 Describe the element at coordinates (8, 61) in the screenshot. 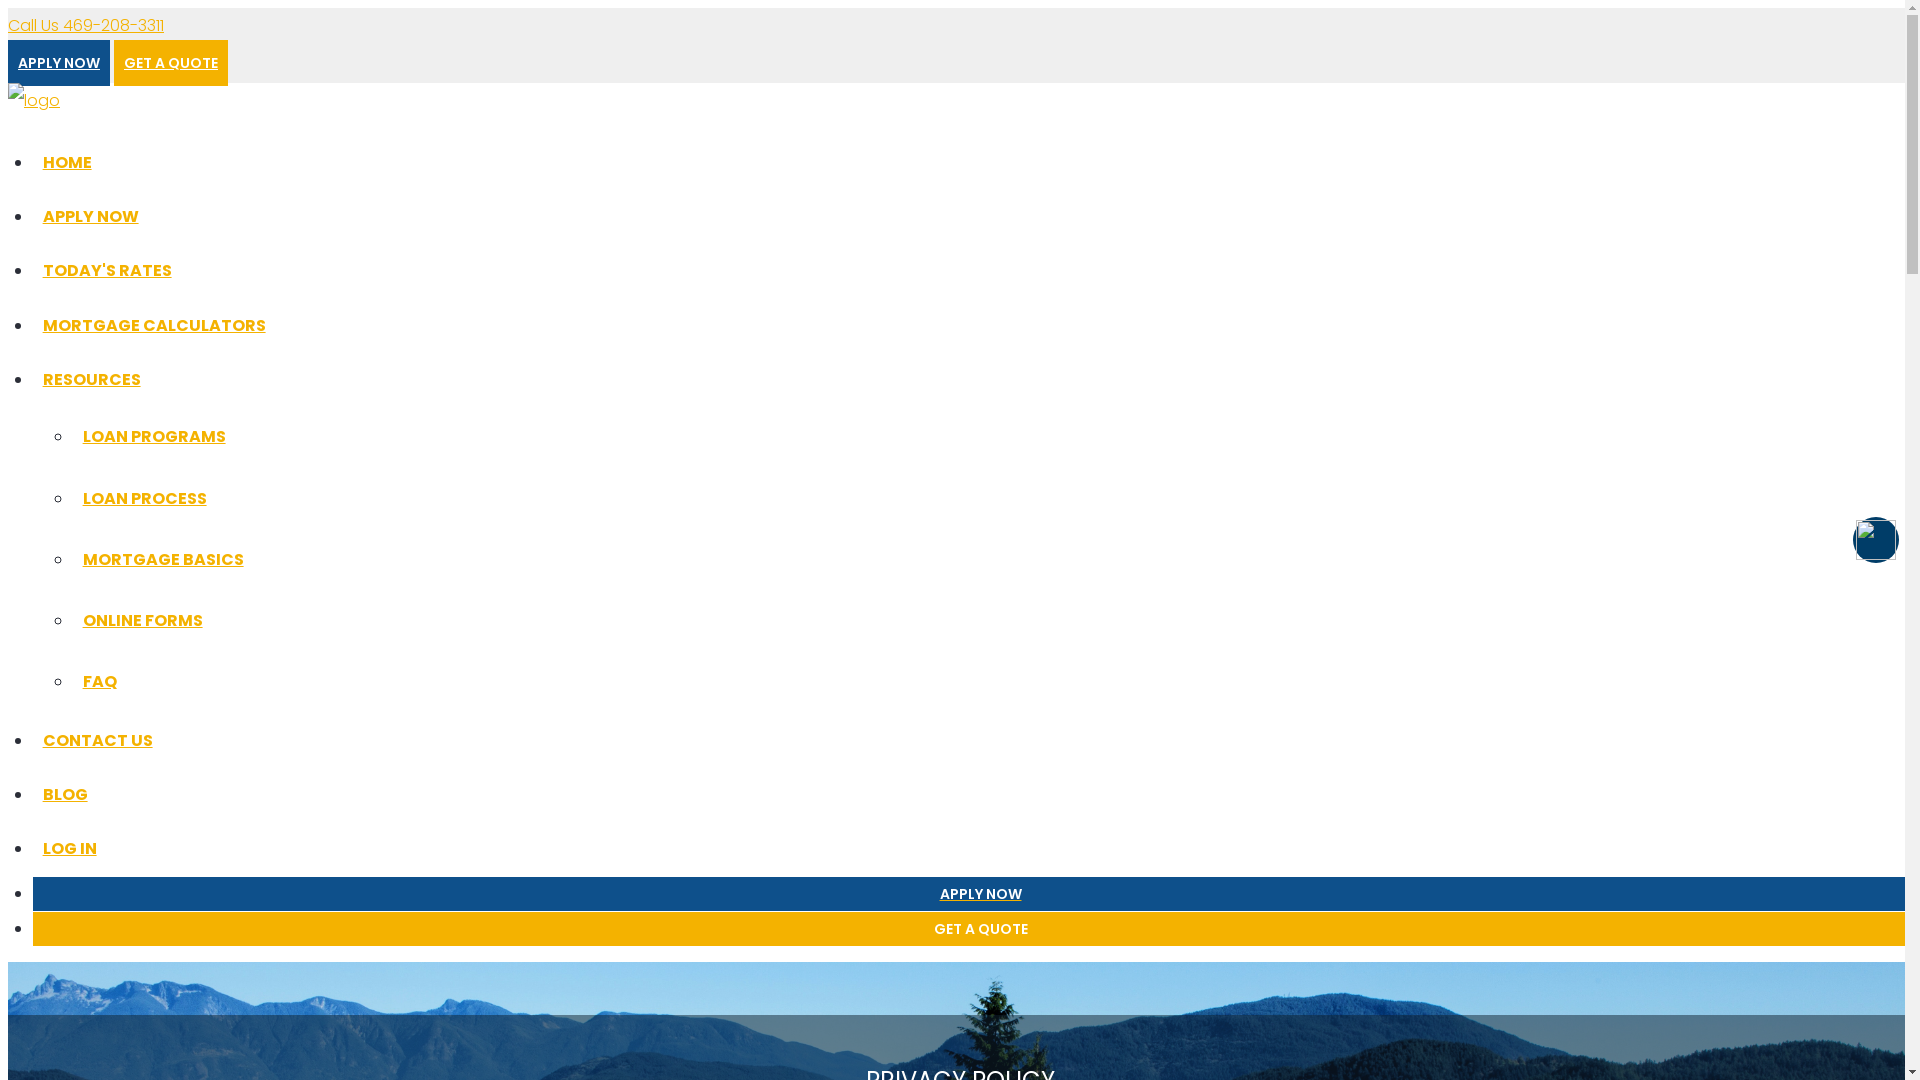

I see `'APPLY NOW'` at that location.